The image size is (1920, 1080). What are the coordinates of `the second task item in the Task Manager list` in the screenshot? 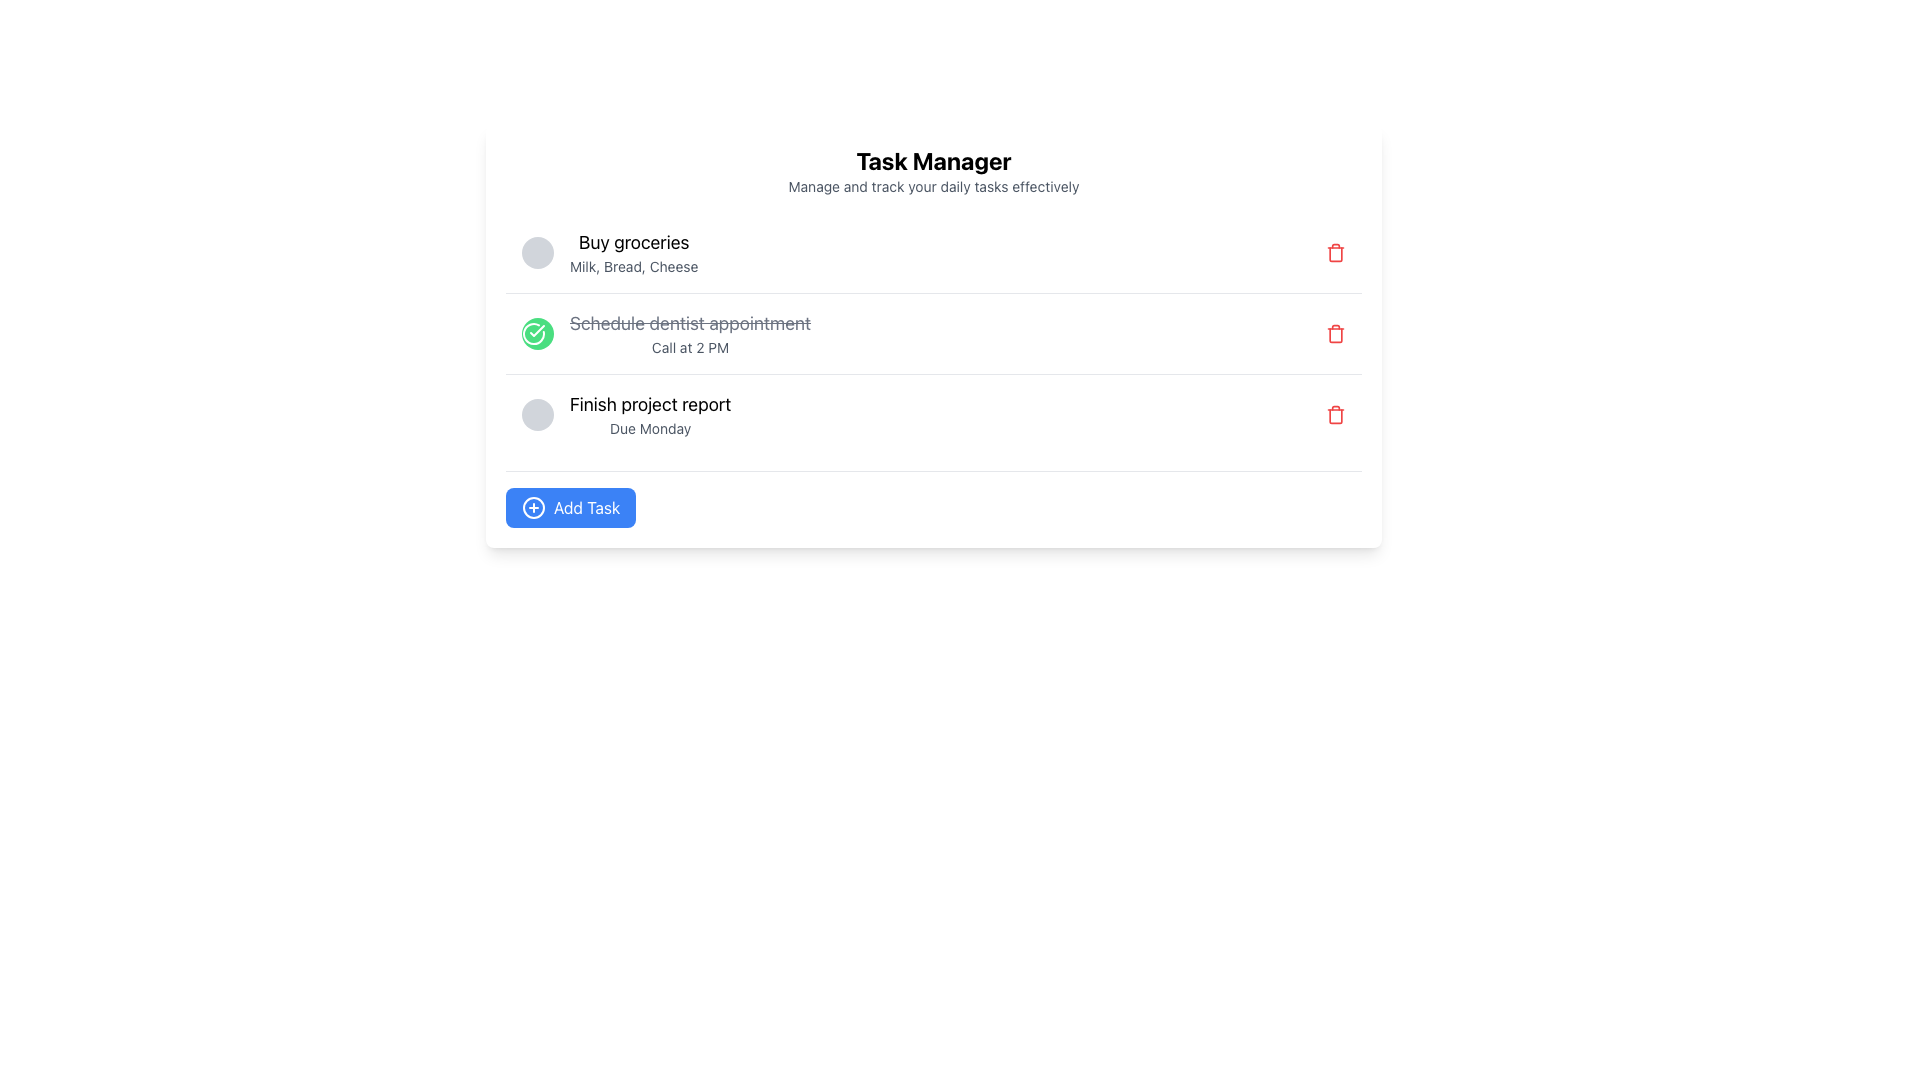 It's located at (933, 333).